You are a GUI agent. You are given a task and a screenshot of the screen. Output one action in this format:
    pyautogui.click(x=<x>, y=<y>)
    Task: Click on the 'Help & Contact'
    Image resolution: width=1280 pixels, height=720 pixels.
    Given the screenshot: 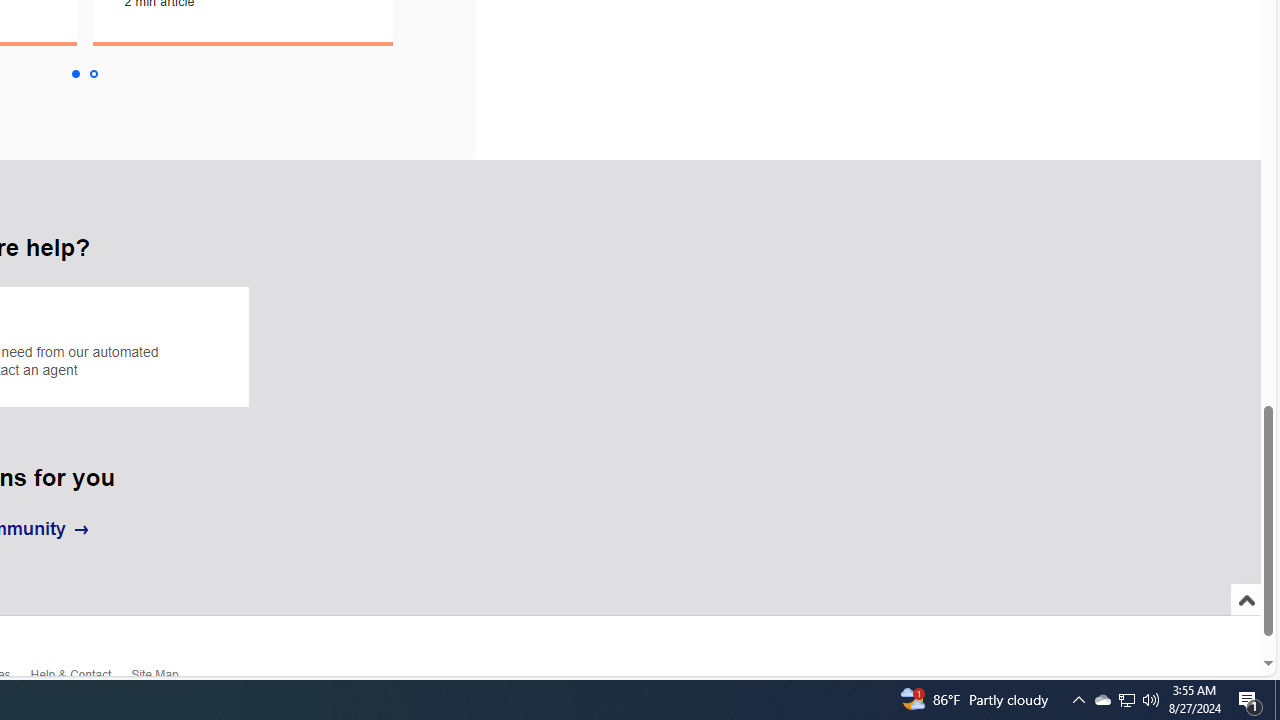 What is the action you would take?
    pyautogui.click(x=80, y=679)
    